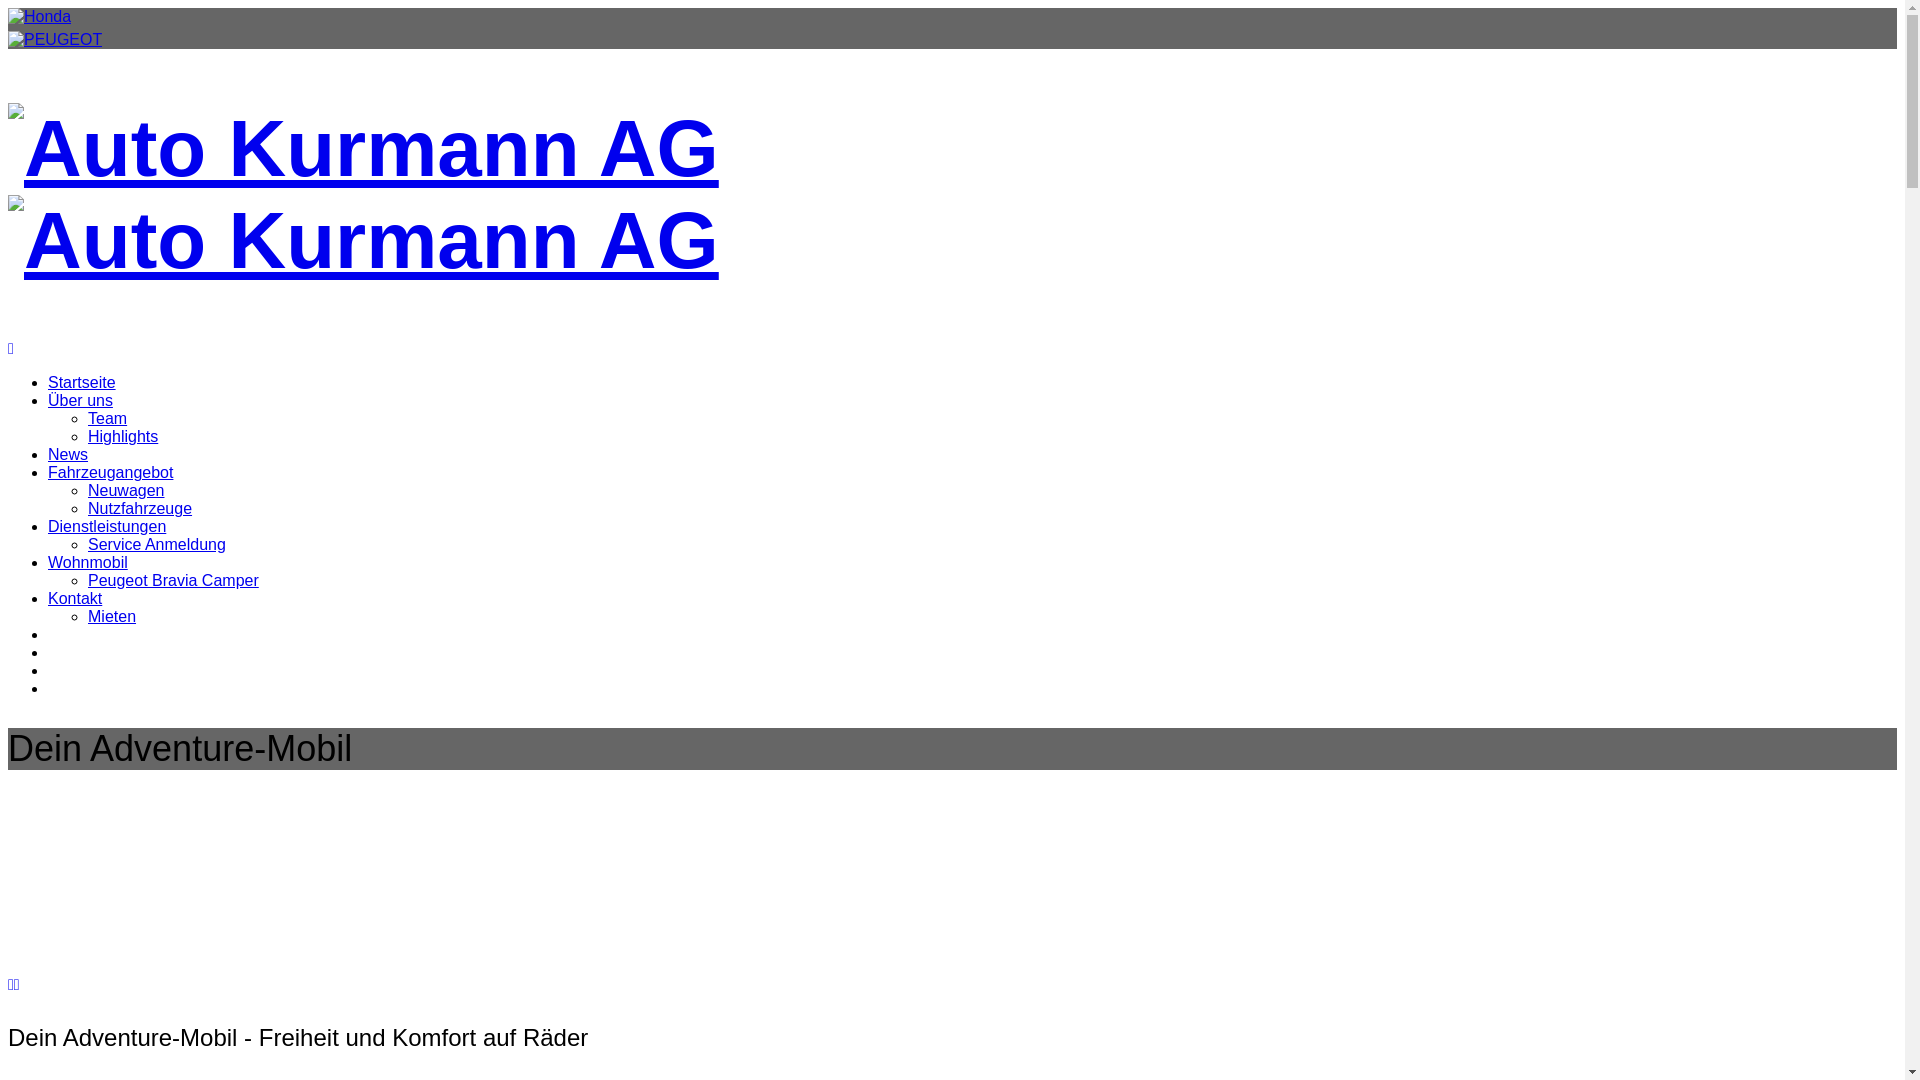 The image size is (1920, 1080). I want to click on 'Nutzfahrzeuge', so click(138, 507).